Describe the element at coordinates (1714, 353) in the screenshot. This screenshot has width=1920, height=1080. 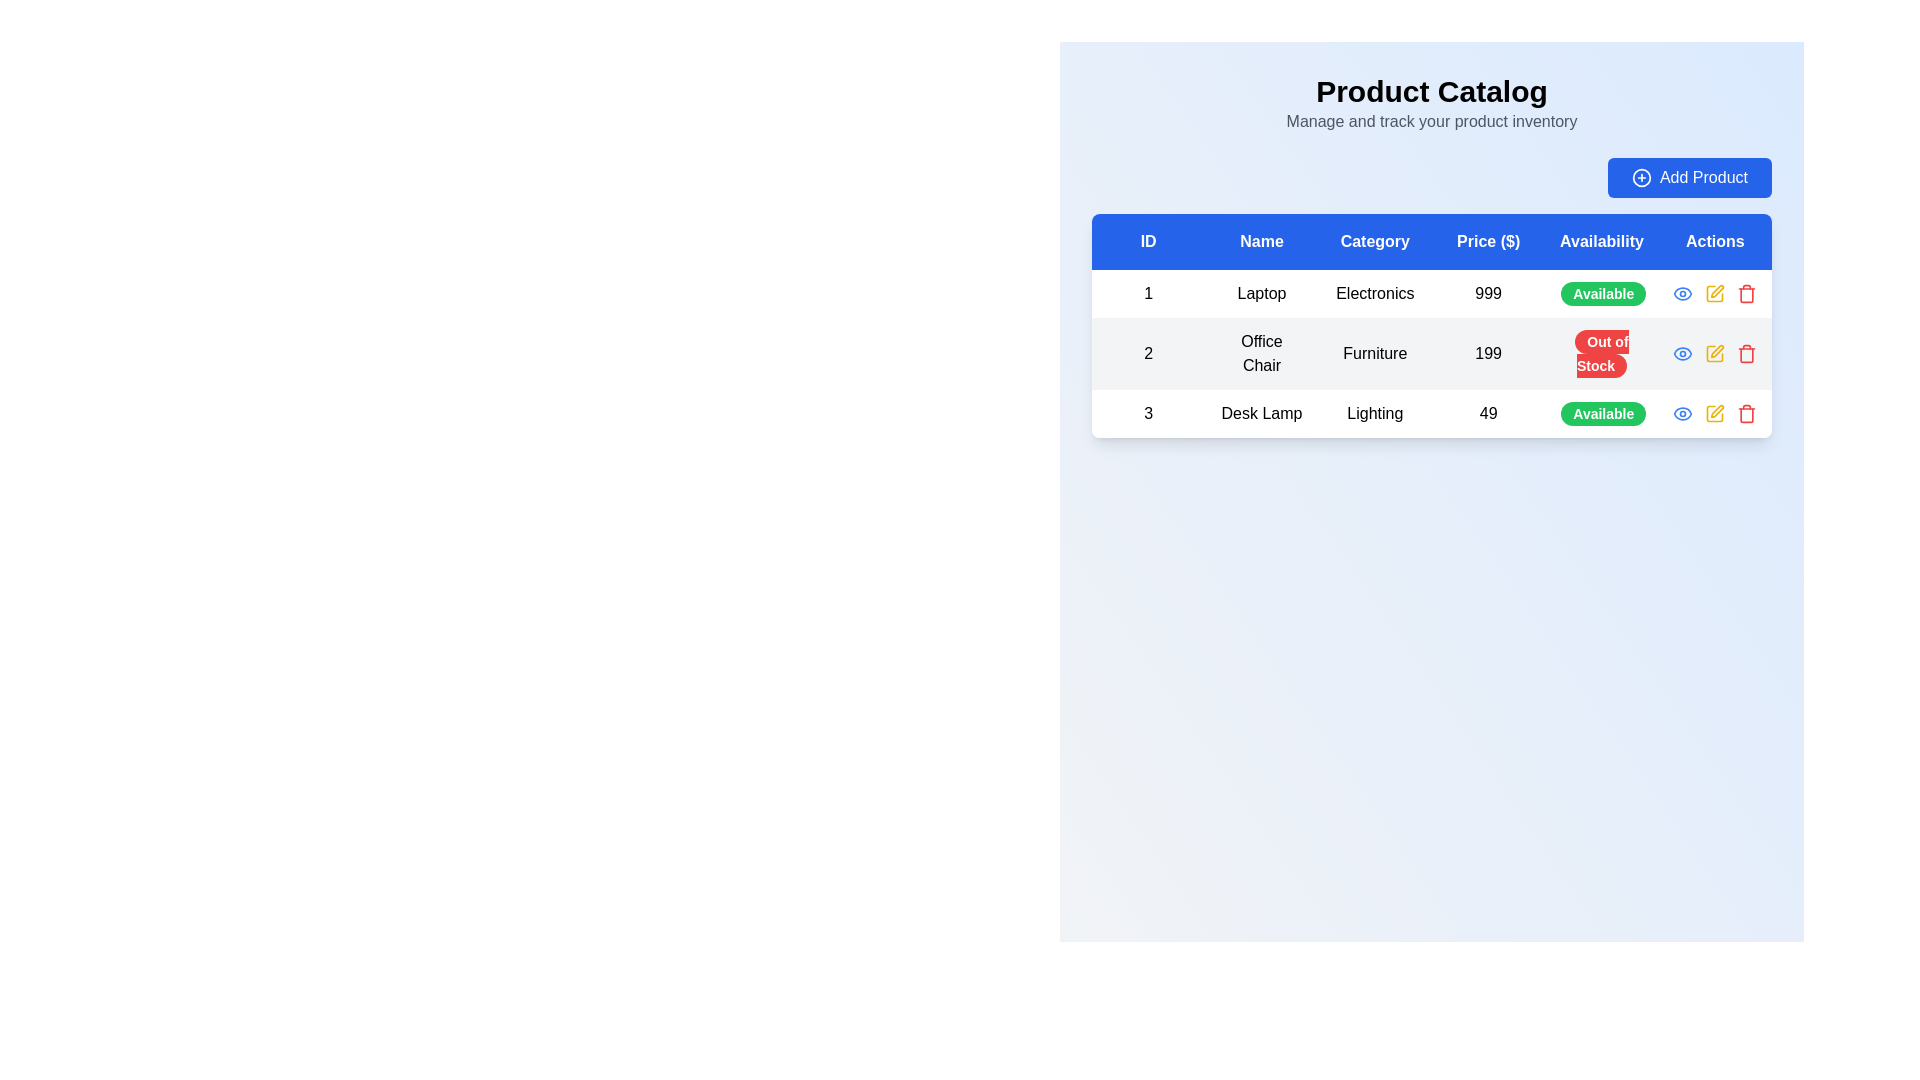
I see `the pencil icon representing the 'Edit' function in the Actions column of the second row for the 'Office Chair' entry` at that location.